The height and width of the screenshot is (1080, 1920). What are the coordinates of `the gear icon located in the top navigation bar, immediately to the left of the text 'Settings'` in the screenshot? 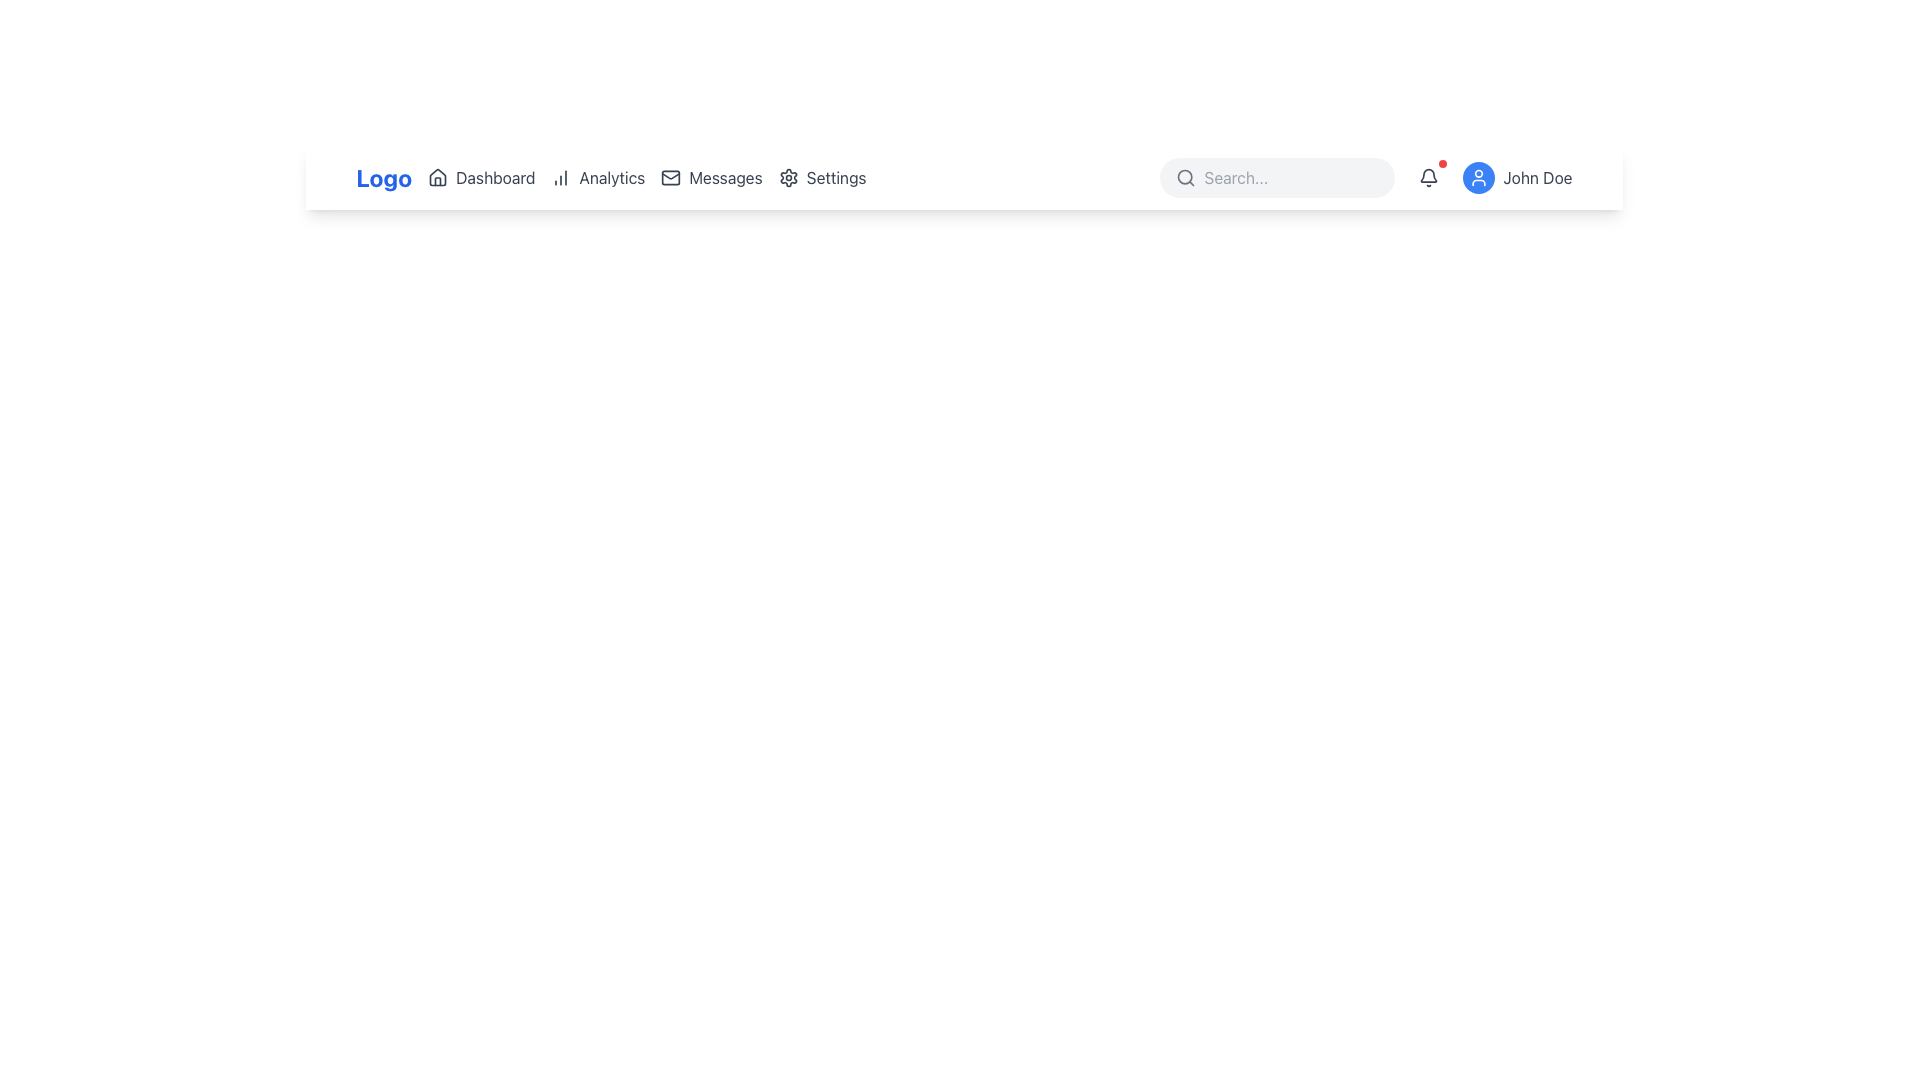 It's located at (787, 176).